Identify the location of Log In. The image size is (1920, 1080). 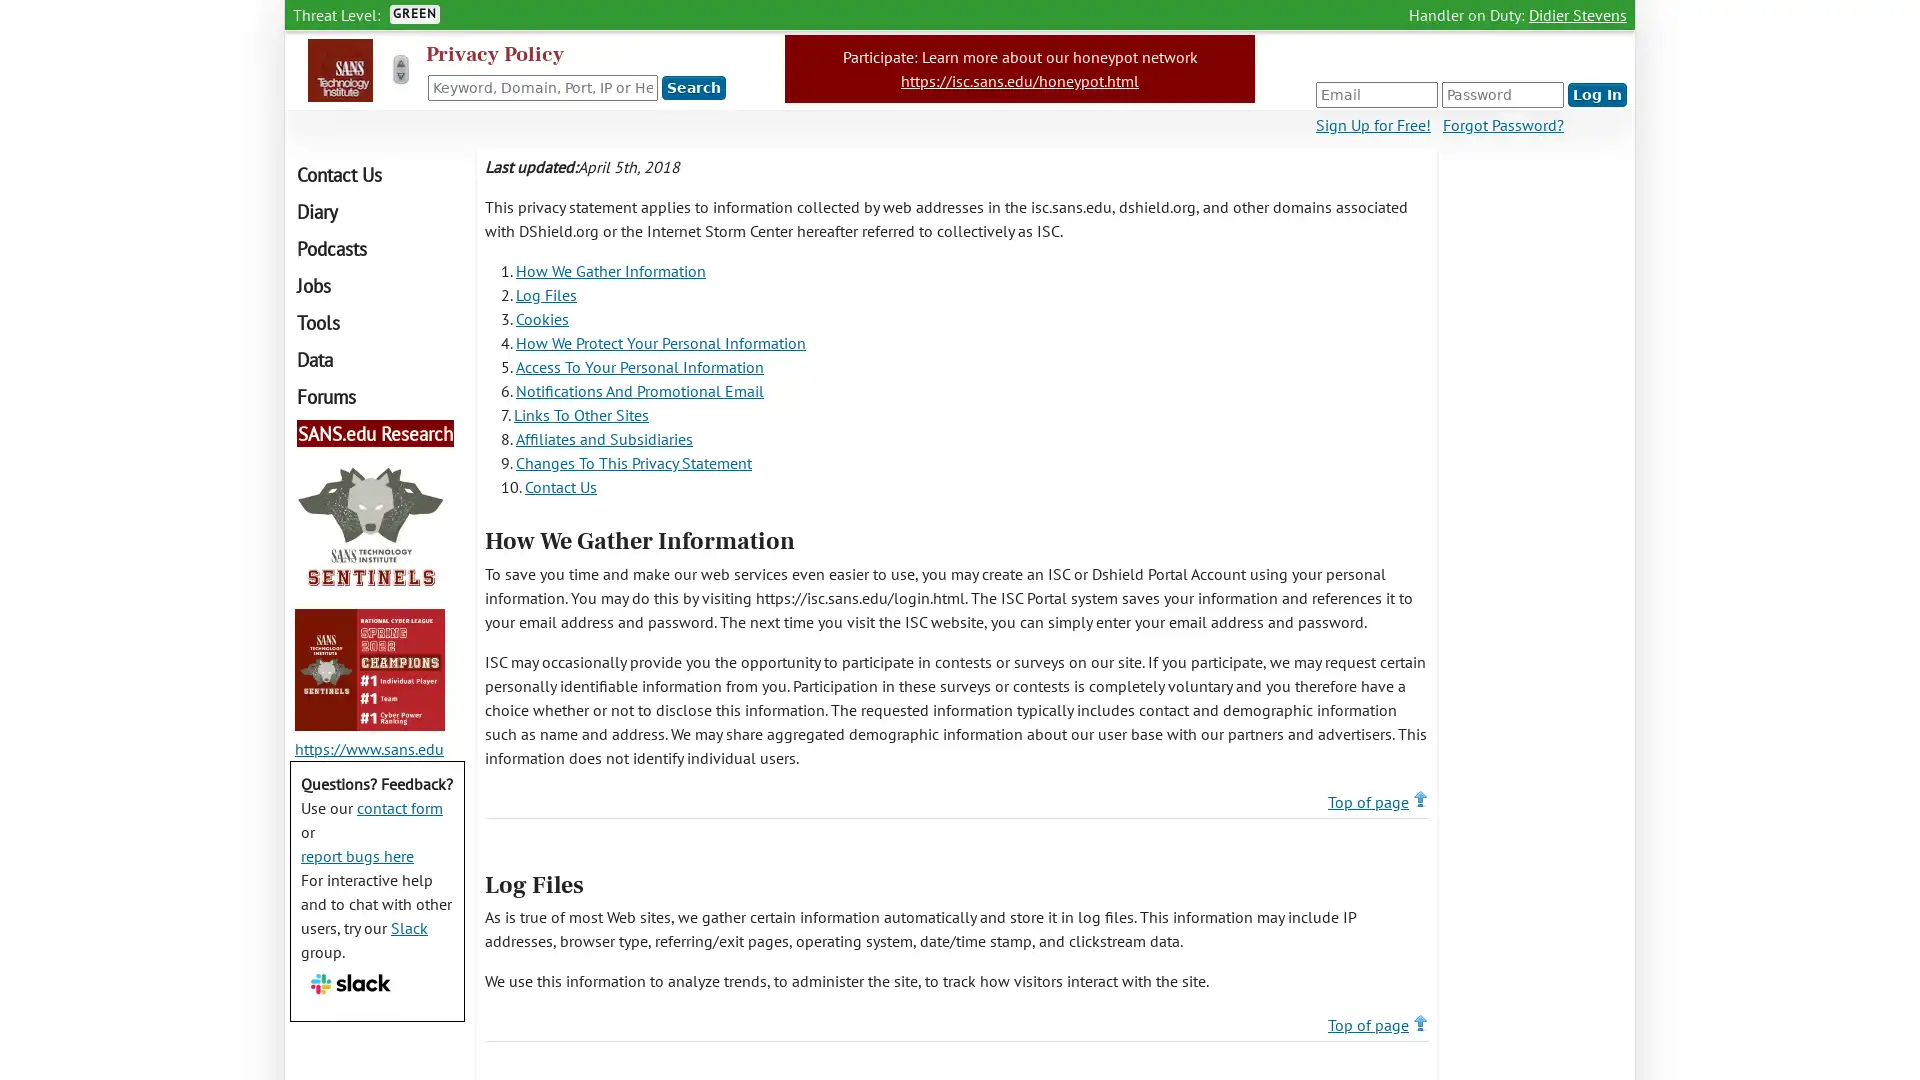
(1596, 95).